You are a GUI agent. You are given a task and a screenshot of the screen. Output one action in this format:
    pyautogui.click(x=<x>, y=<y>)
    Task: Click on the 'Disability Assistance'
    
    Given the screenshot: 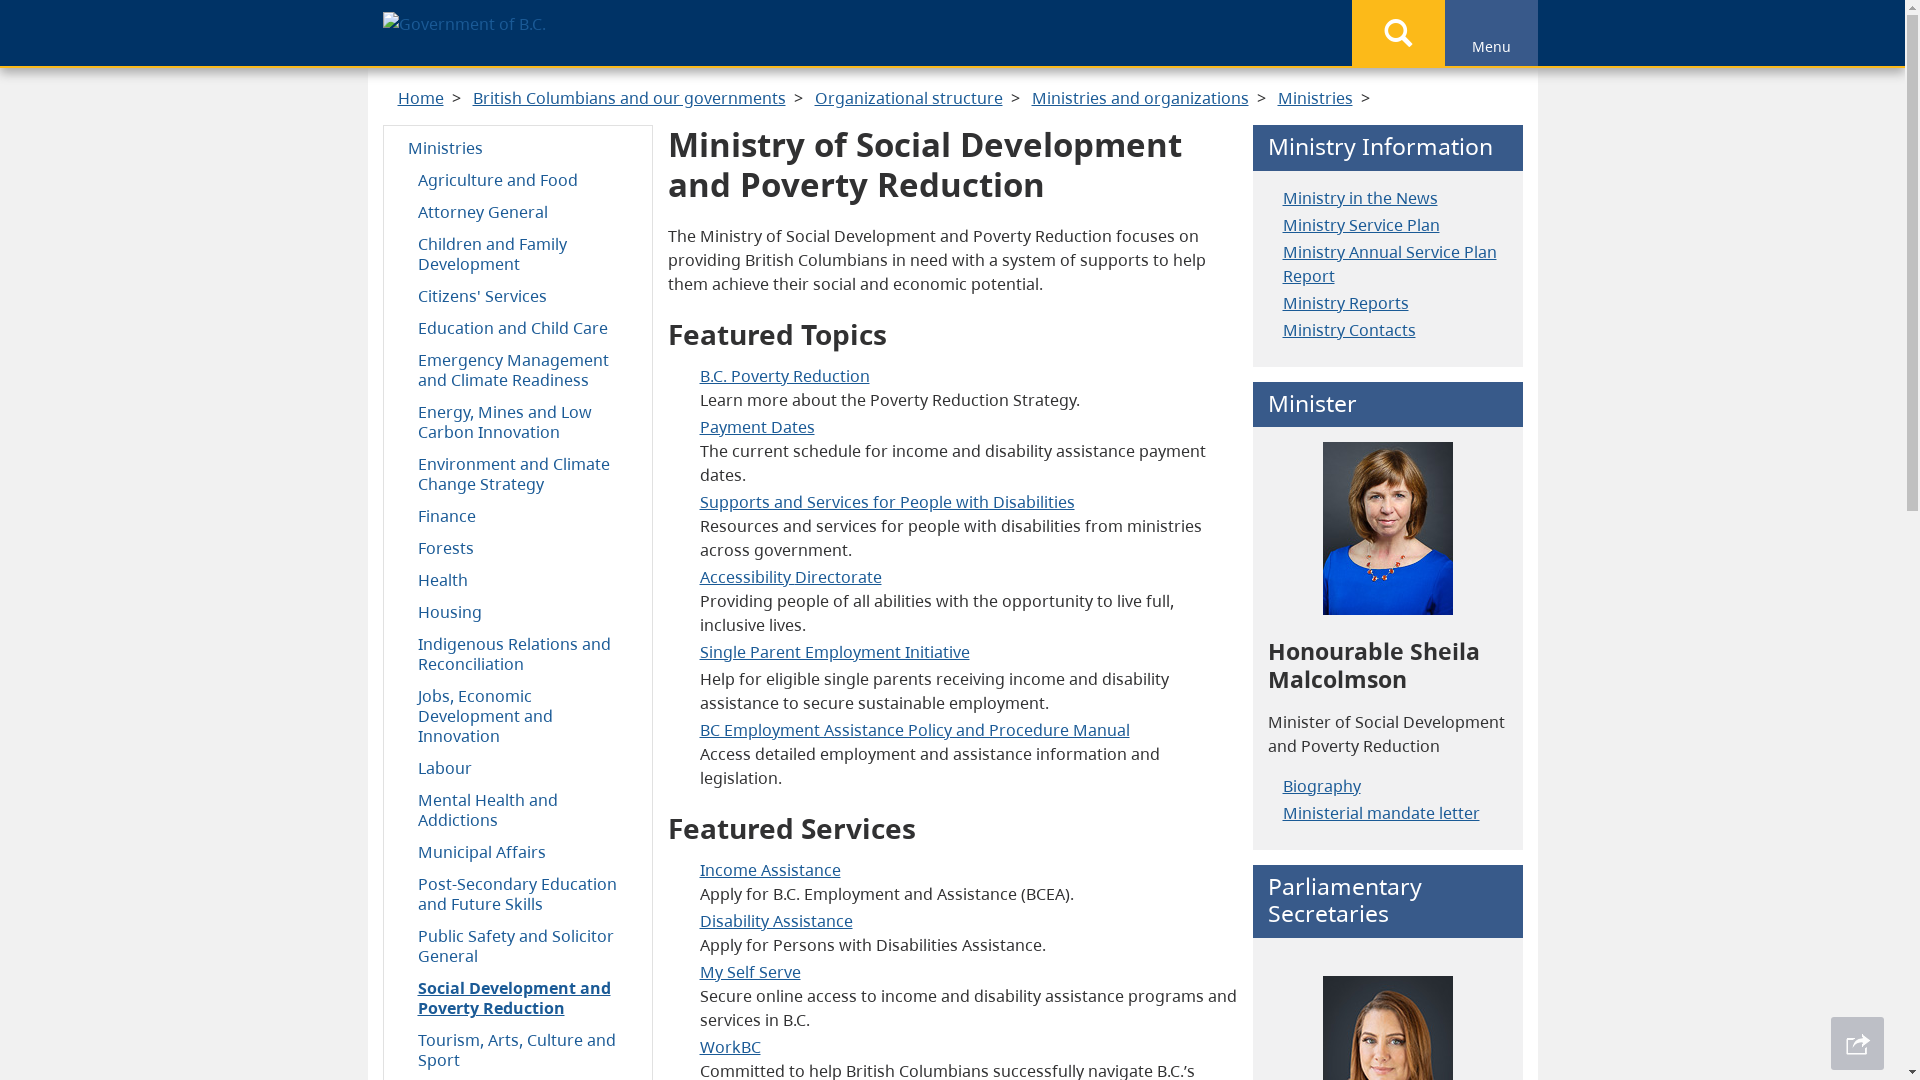 What is the action you would take?
    pyautogui.click(x=775, y=921)
    